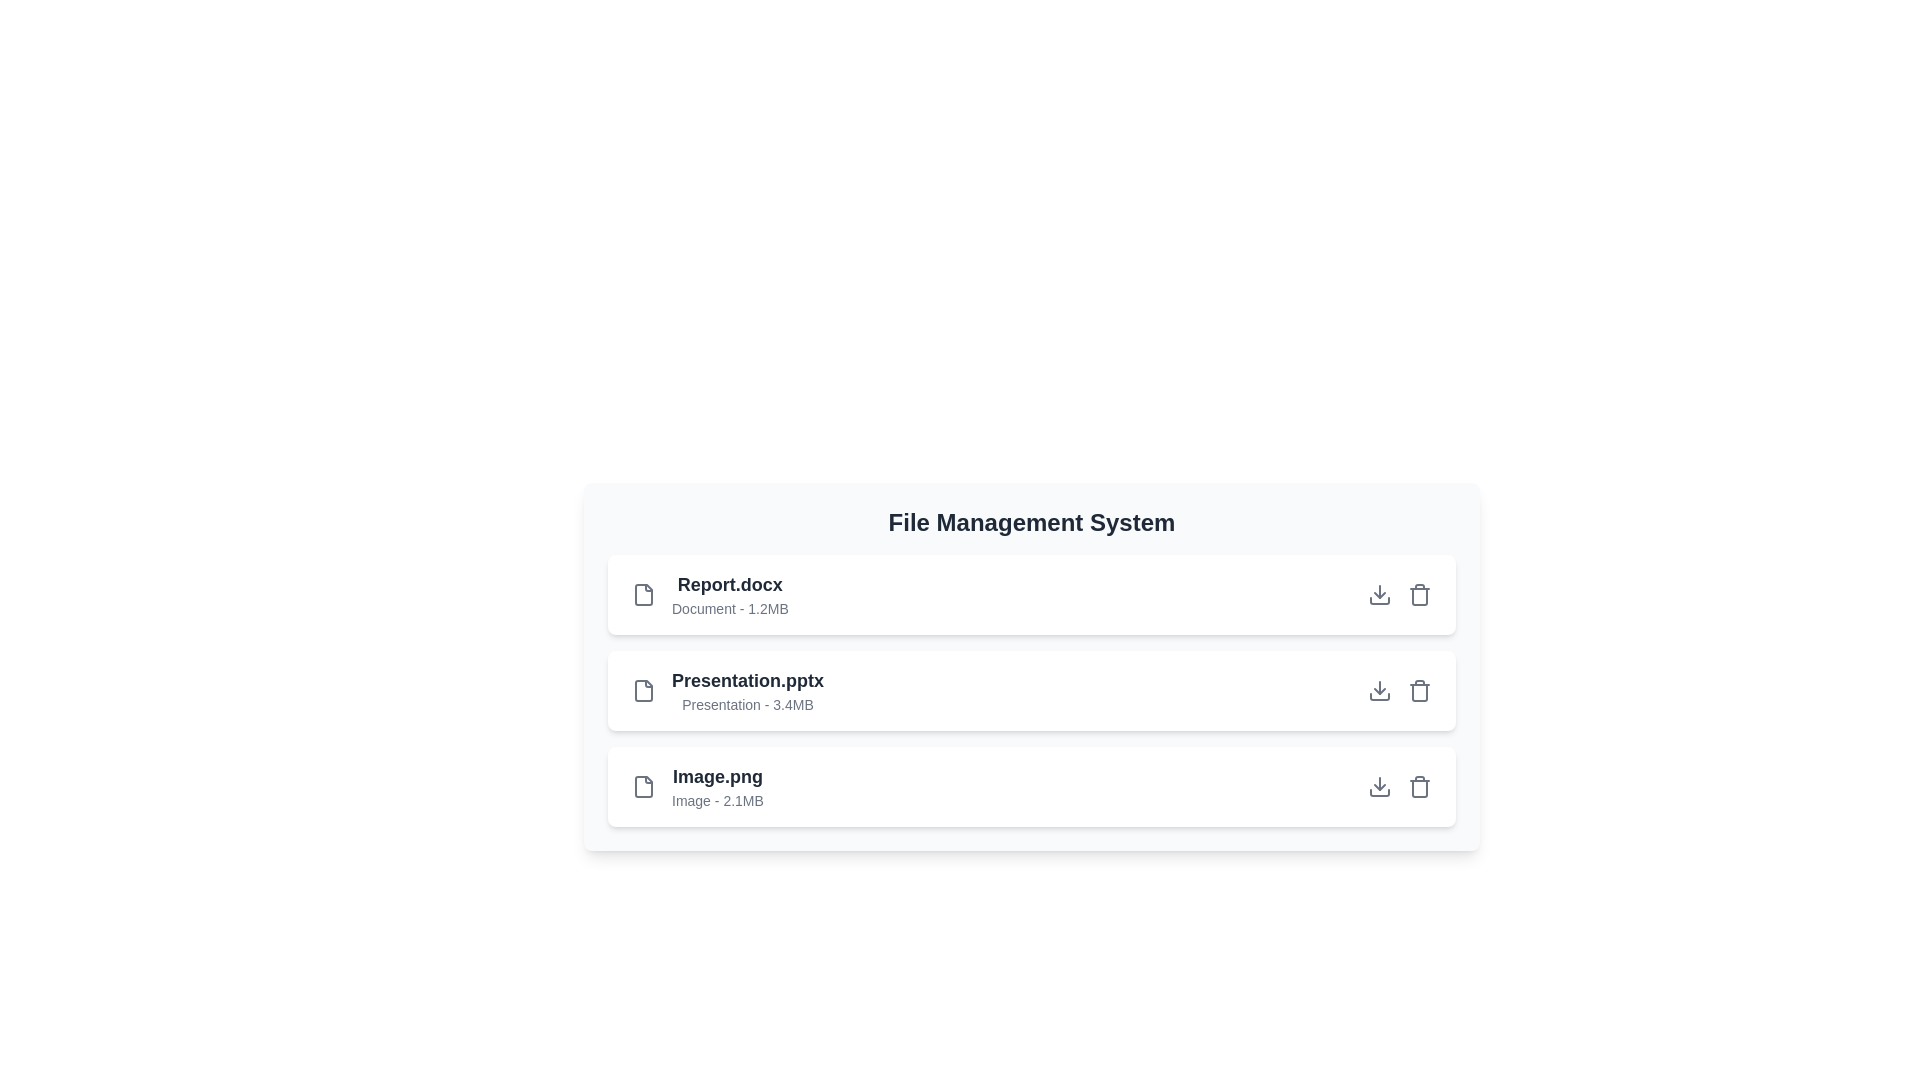 This screenshot has height=1080, width=1920. Describe the element at coordinates (1379, 785) in the screenshot. I see `download button for the file Image.png` at that location.